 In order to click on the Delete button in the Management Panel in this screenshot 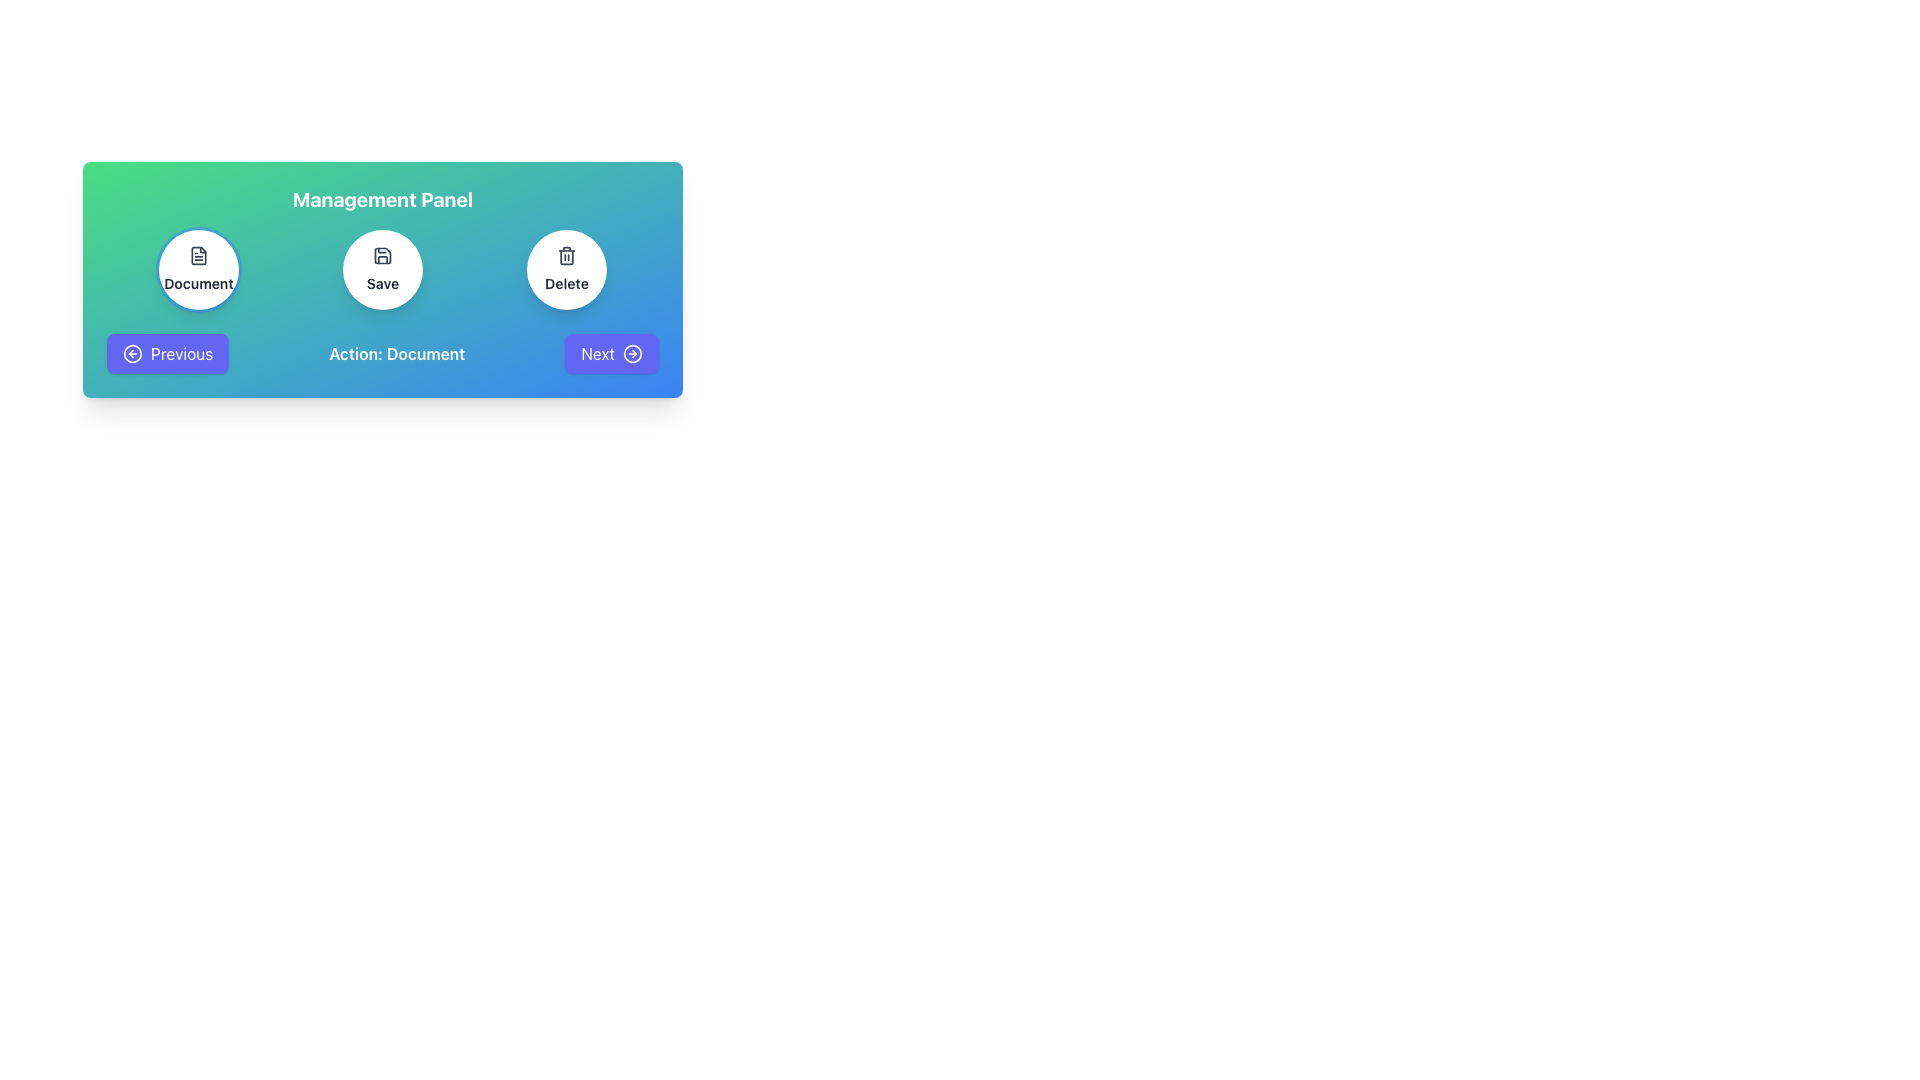, I will do `click(565, 270)`.